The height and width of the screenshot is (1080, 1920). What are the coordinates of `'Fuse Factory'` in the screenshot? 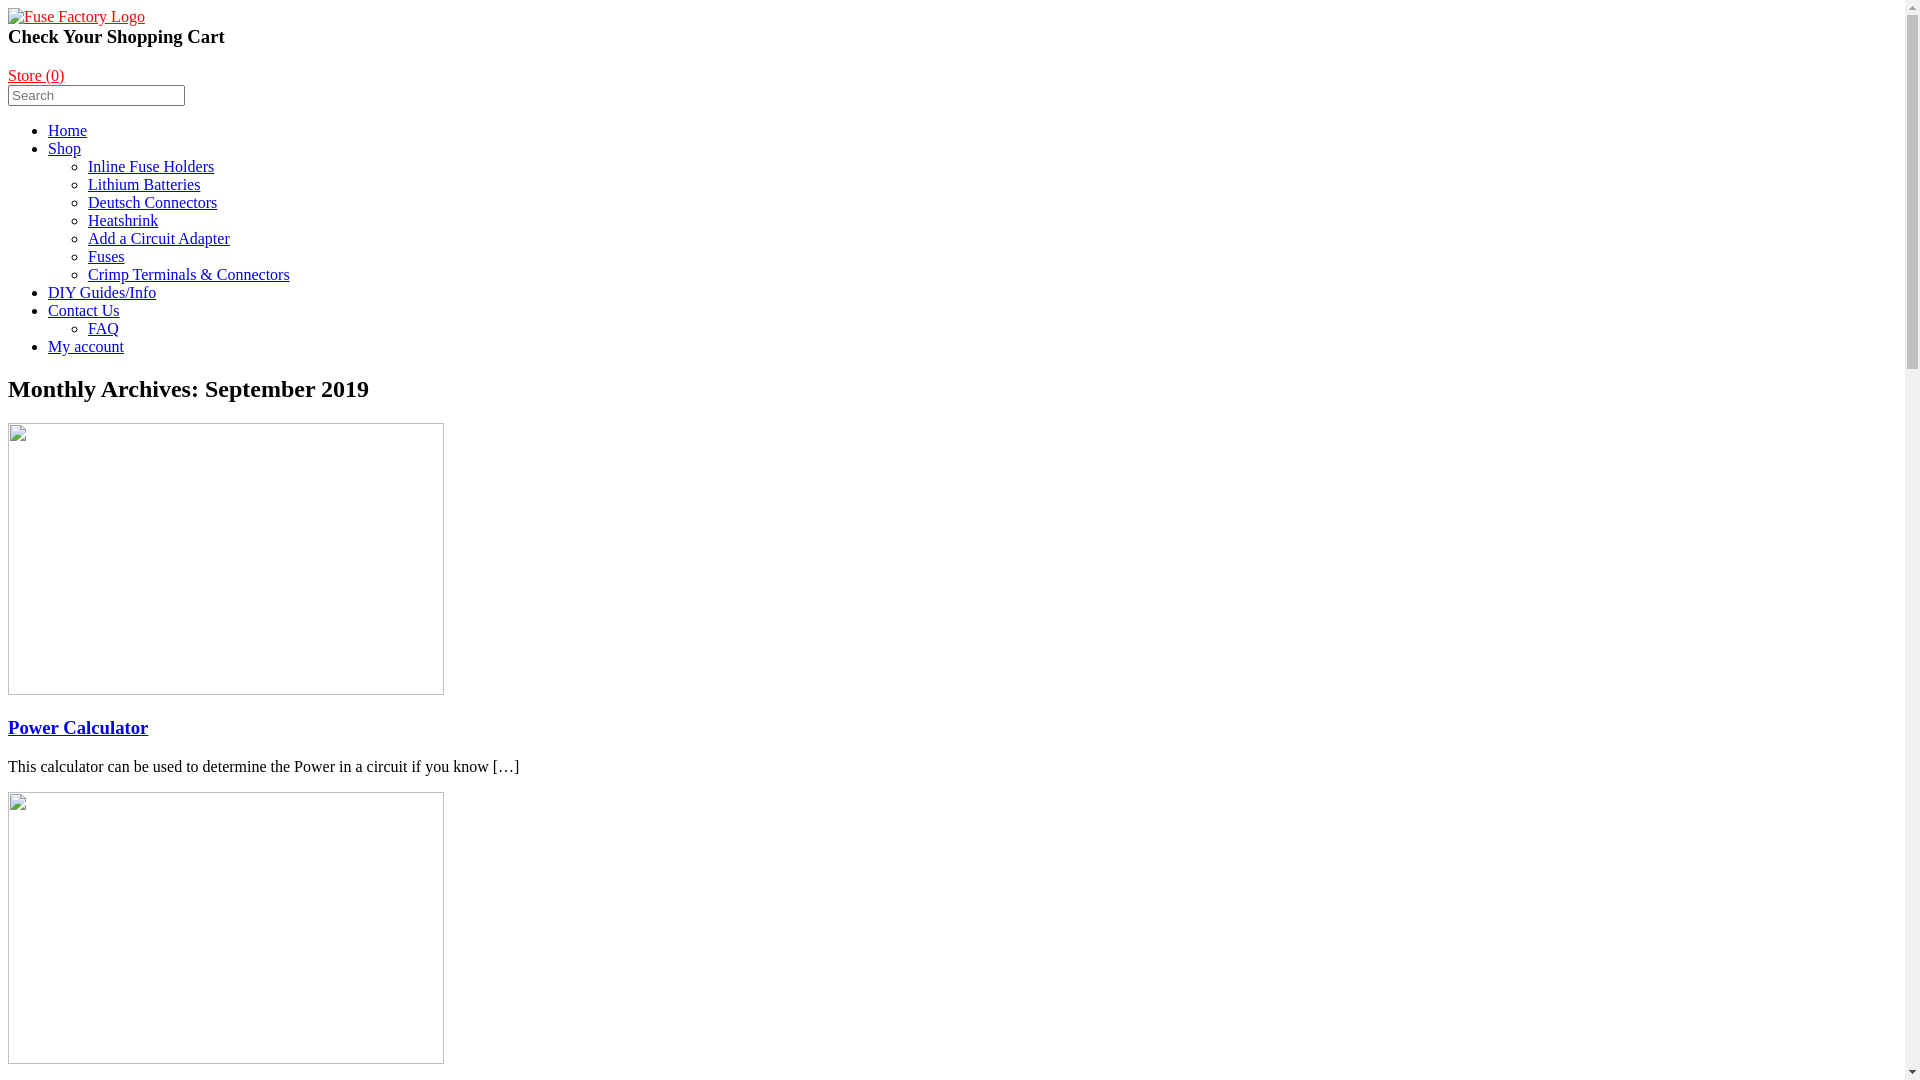 It's located at (76, 16).